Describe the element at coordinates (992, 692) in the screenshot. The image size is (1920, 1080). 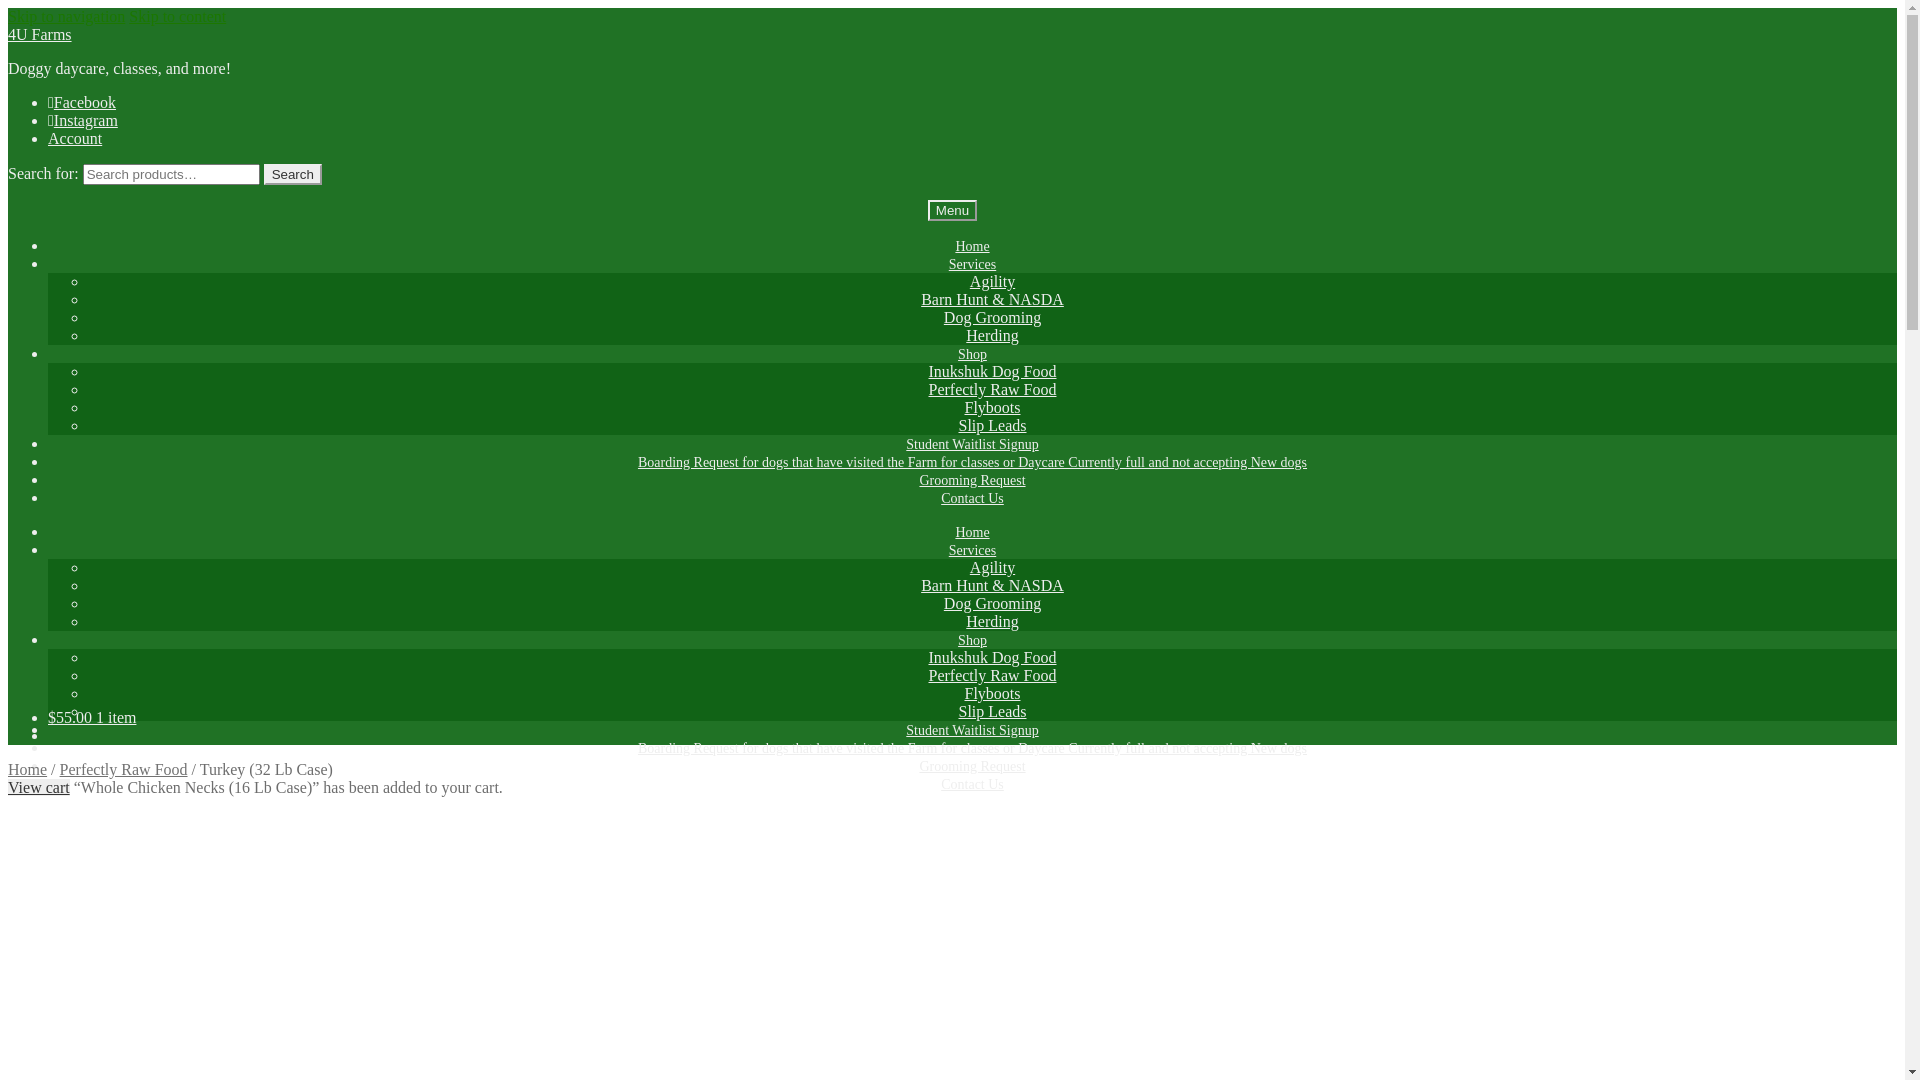
I see `'Flyboots'` at that location.